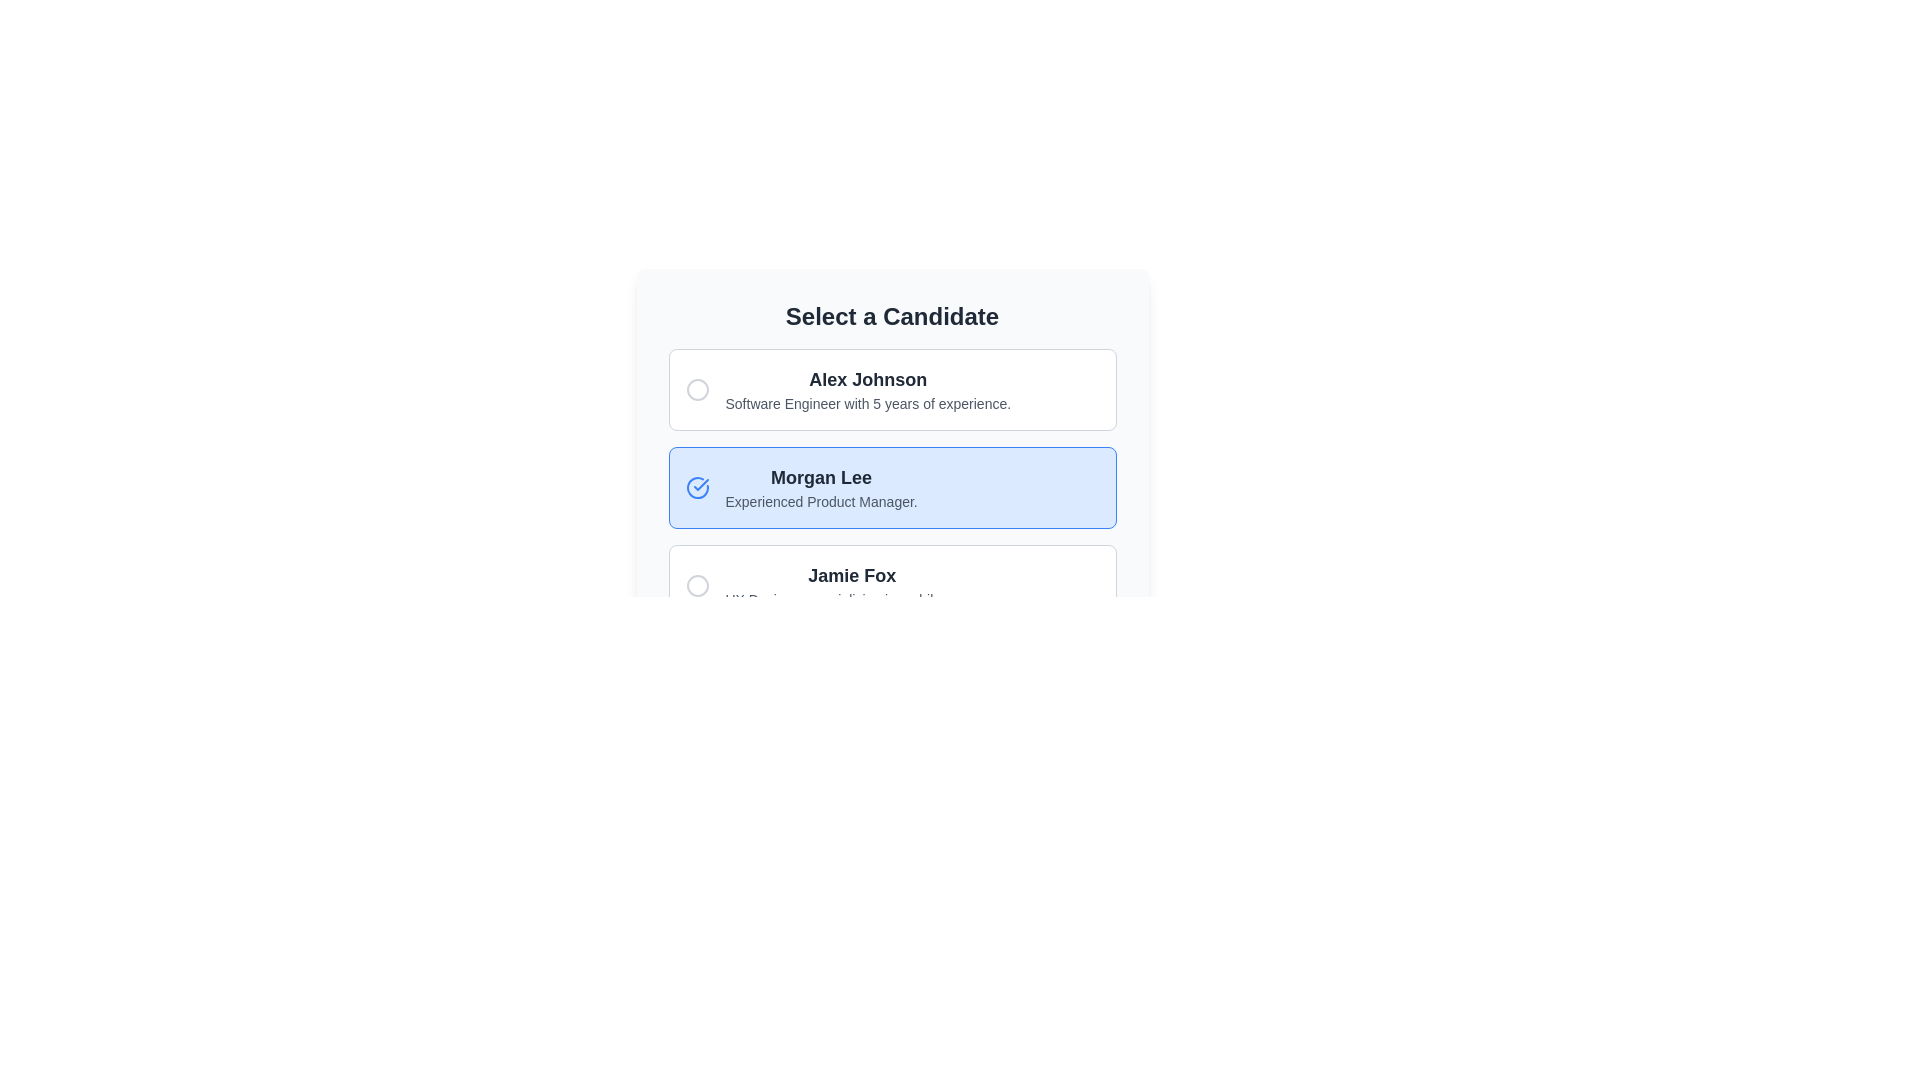  Describe the element at coordinates (697, 488) in the screenshot. I see `the circular icon with a blue border and a checkmark symbol inside, located to the left of the 'Morgan Lee' button, to toggle its state` at that location.